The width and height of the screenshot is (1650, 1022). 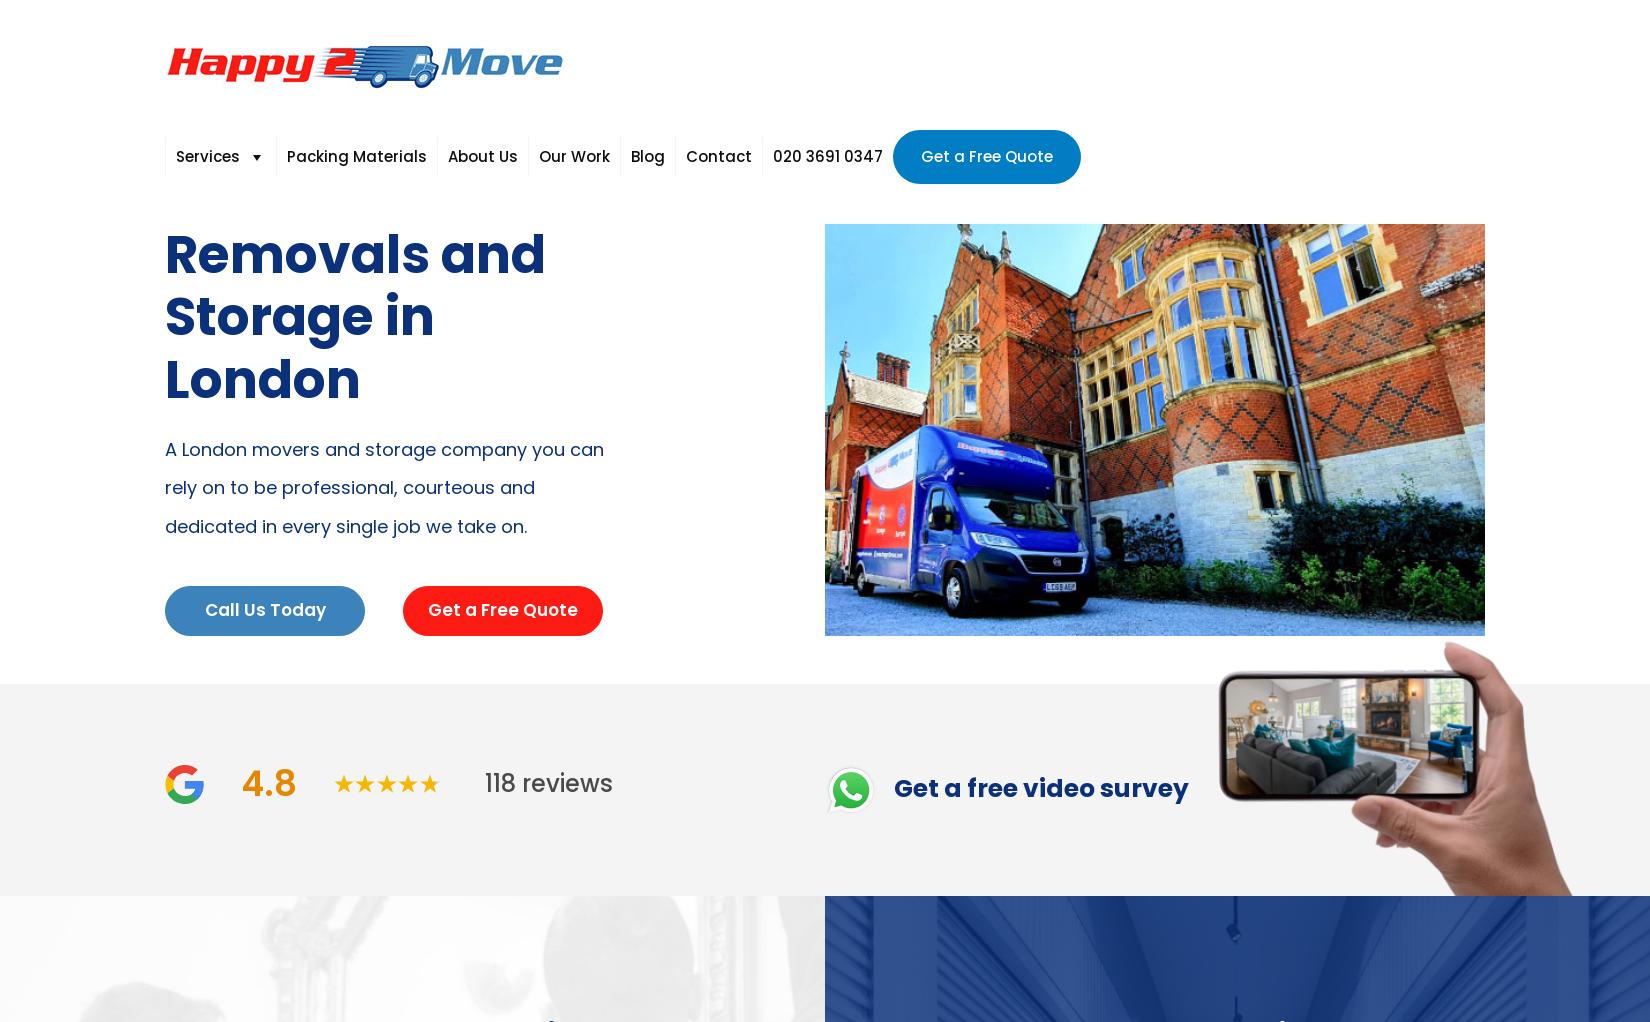 What do you see at coordinates (423, 494) in the screenshot?
I see `'Flatpack Assembly'` at bounding box center [423, 494].